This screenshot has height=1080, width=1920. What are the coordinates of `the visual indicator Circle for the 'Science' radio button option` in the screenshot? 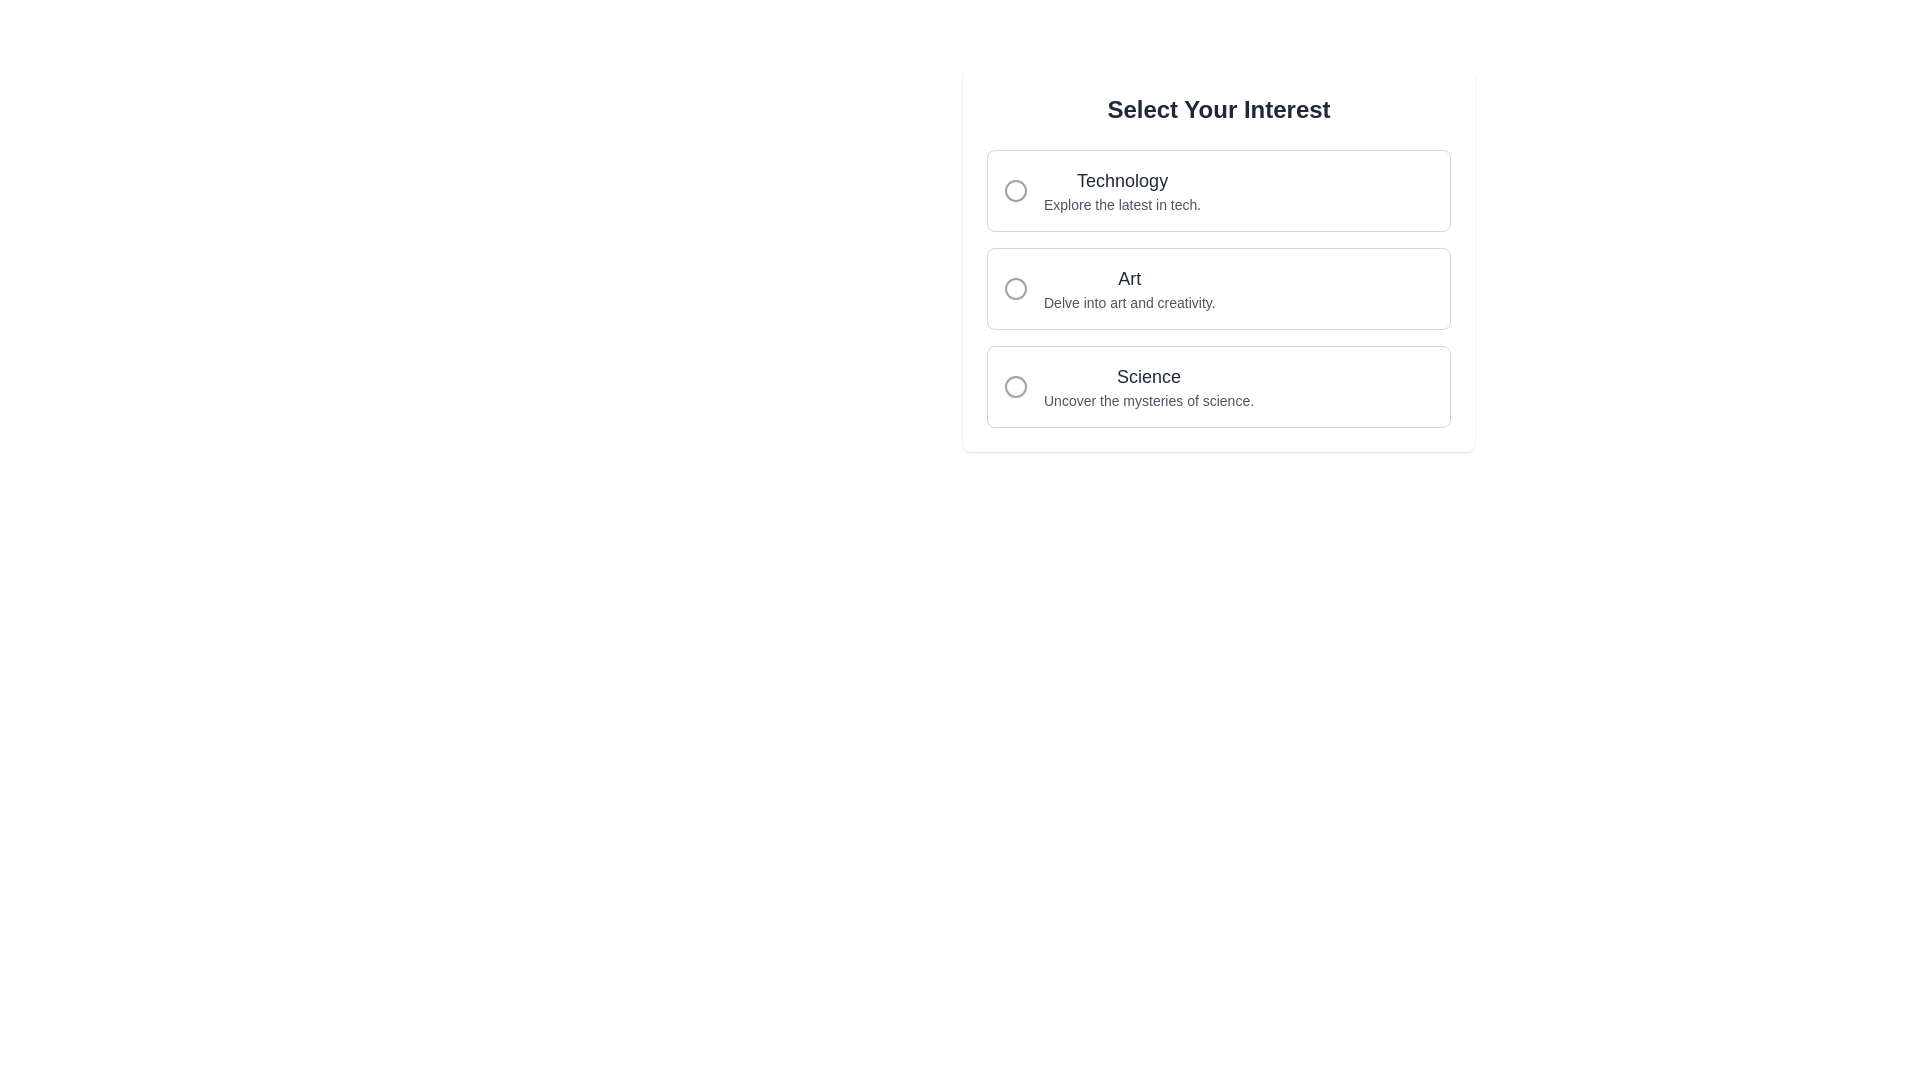 It's located at (1016, 386).